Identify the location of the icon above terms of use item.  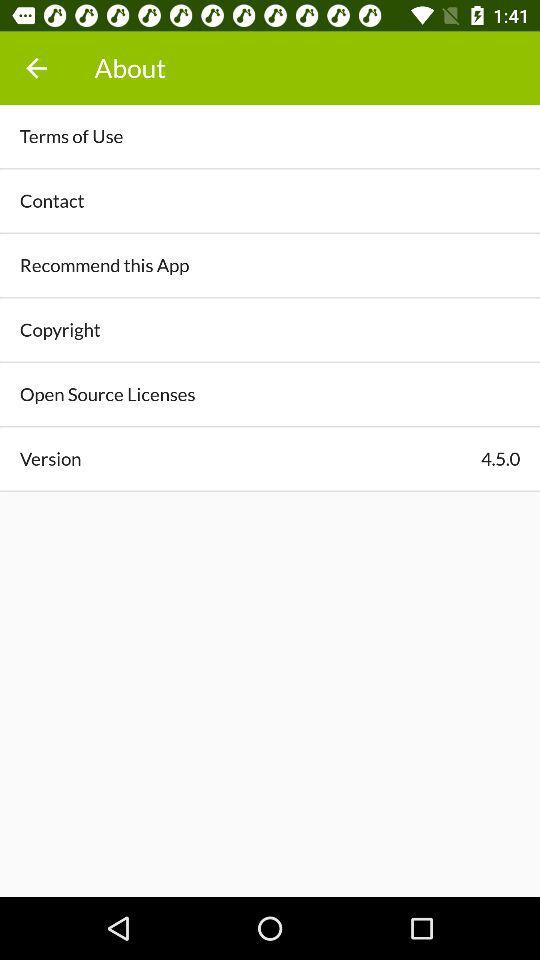
(36, 68).